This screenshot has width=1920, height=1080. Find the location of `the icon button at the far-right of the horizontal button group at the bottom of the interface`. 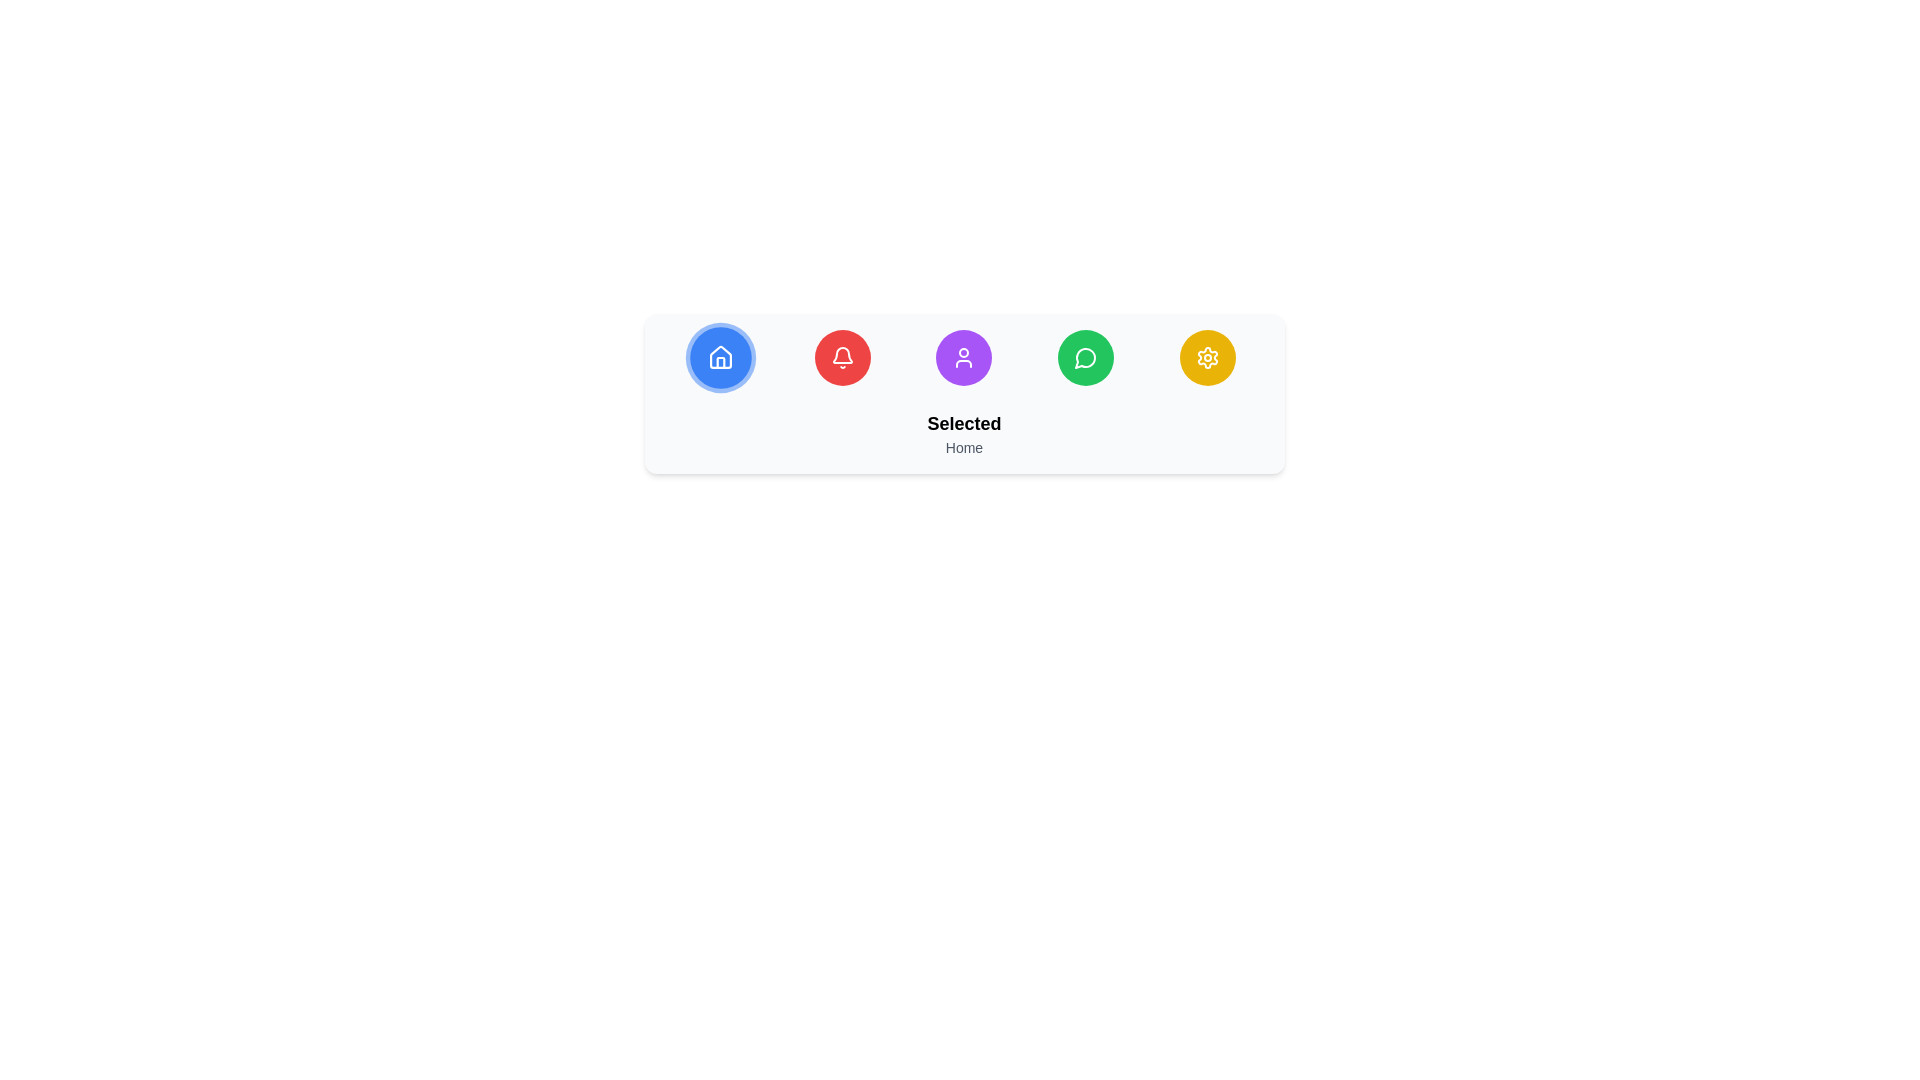

the icon button at the far-right of the horizontal button group at the bottom of the interface is located at coordinates (1206, 357).